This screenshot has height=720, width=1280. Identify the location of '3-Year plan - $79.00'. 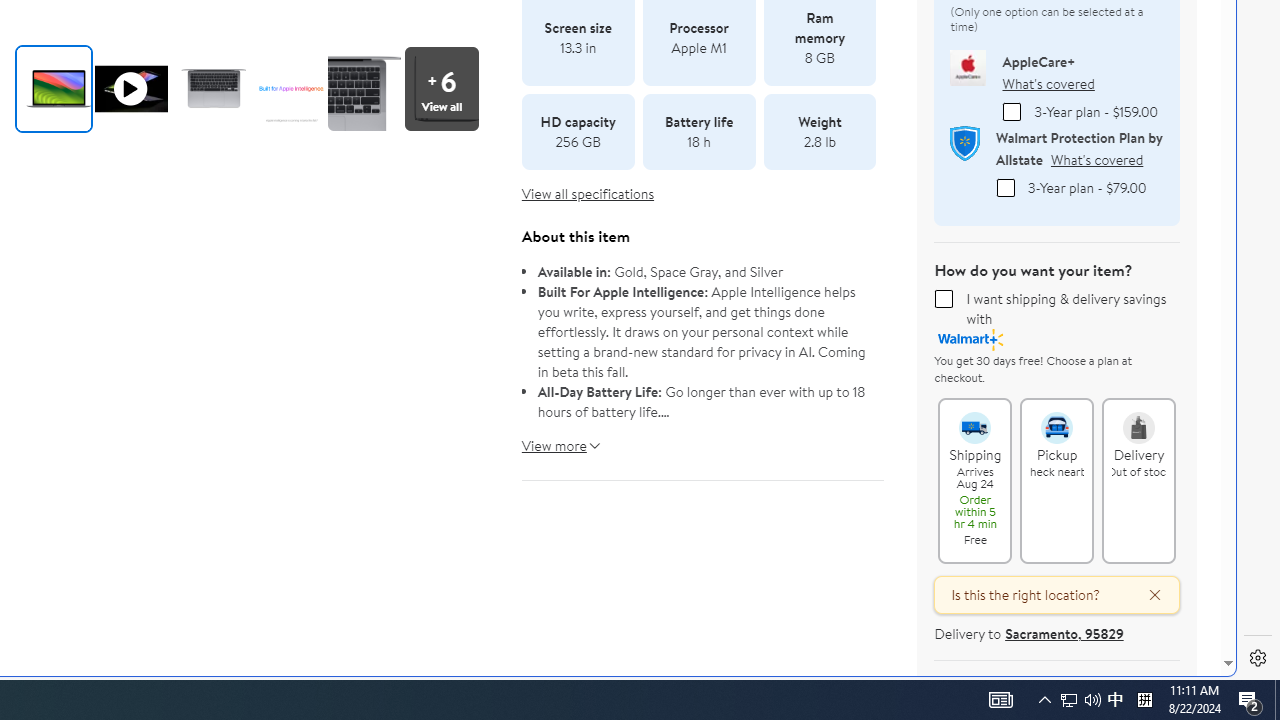
(1005, 188).